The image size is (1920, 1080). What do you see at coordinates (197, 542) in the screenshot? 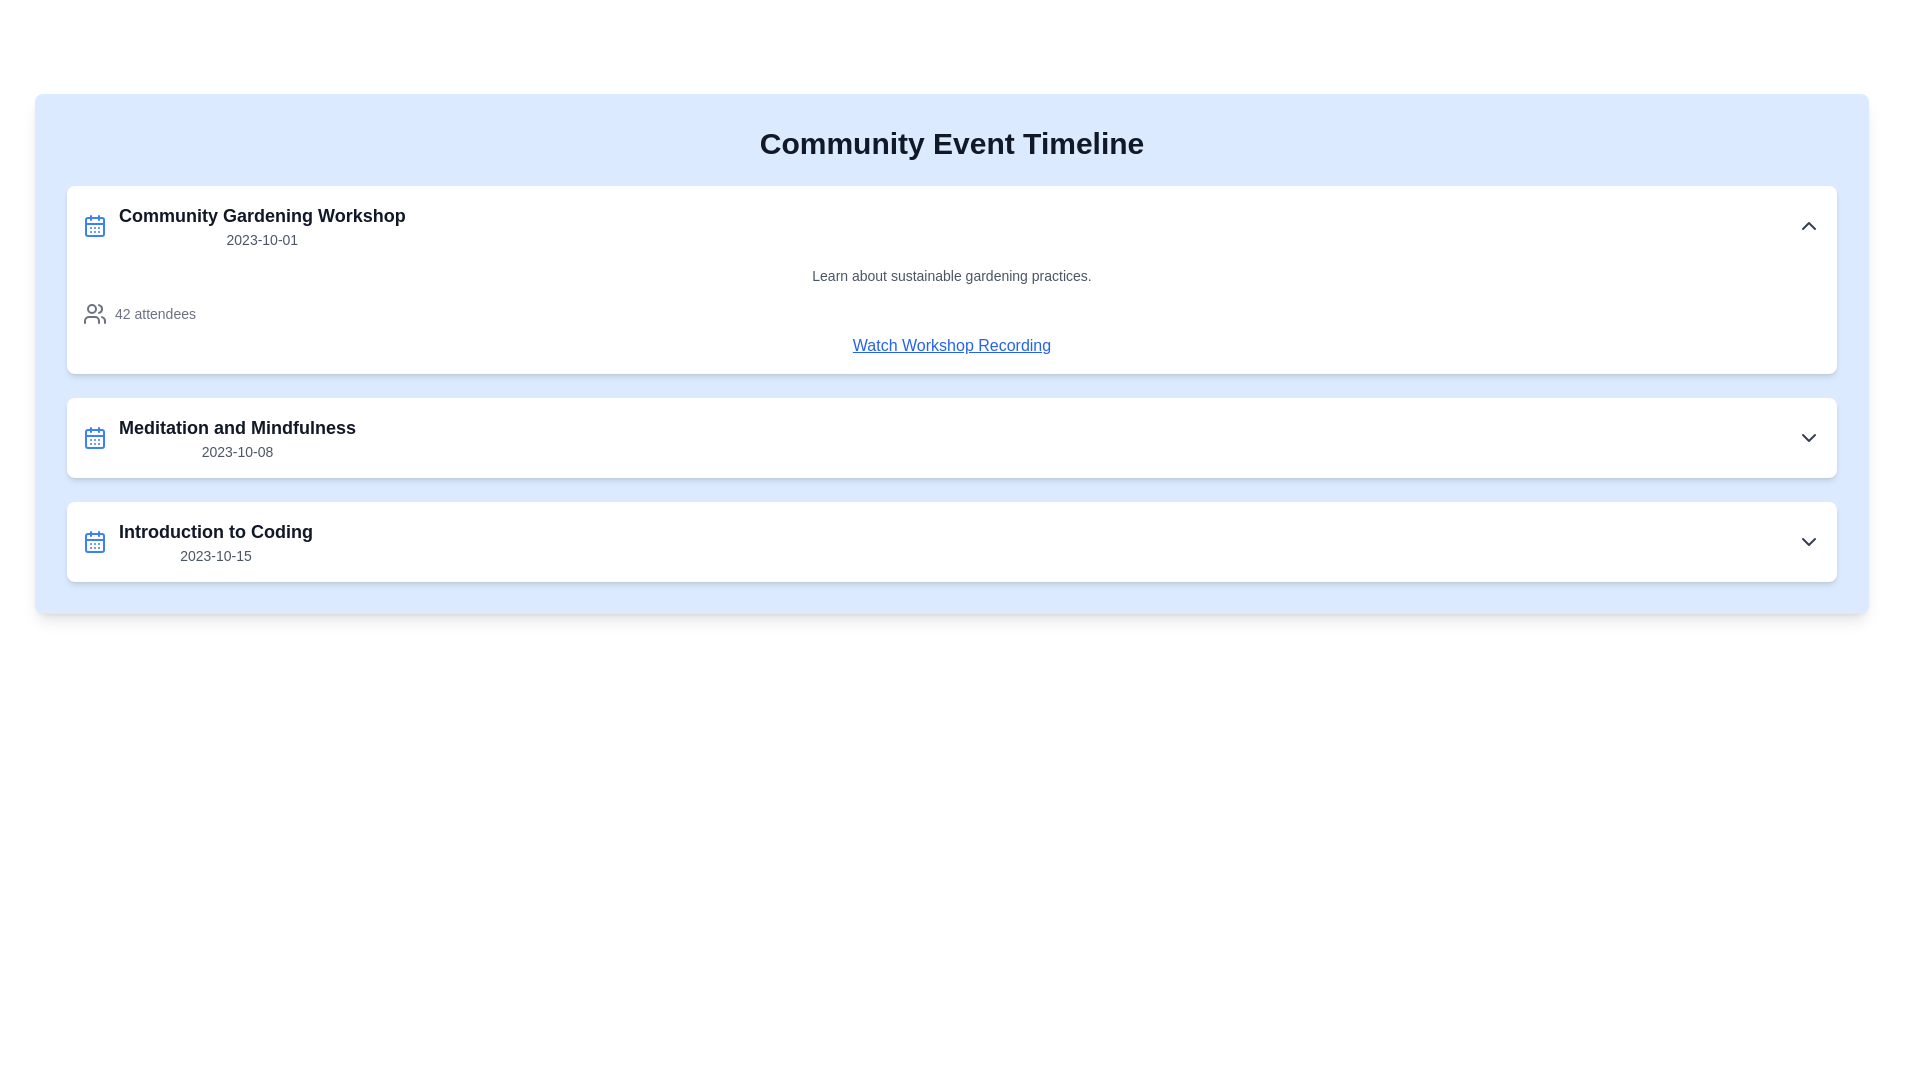
I see `the list item containing the blue calendar icon and the title 'Introduction to Coding'` at bounding box center [197, 542].